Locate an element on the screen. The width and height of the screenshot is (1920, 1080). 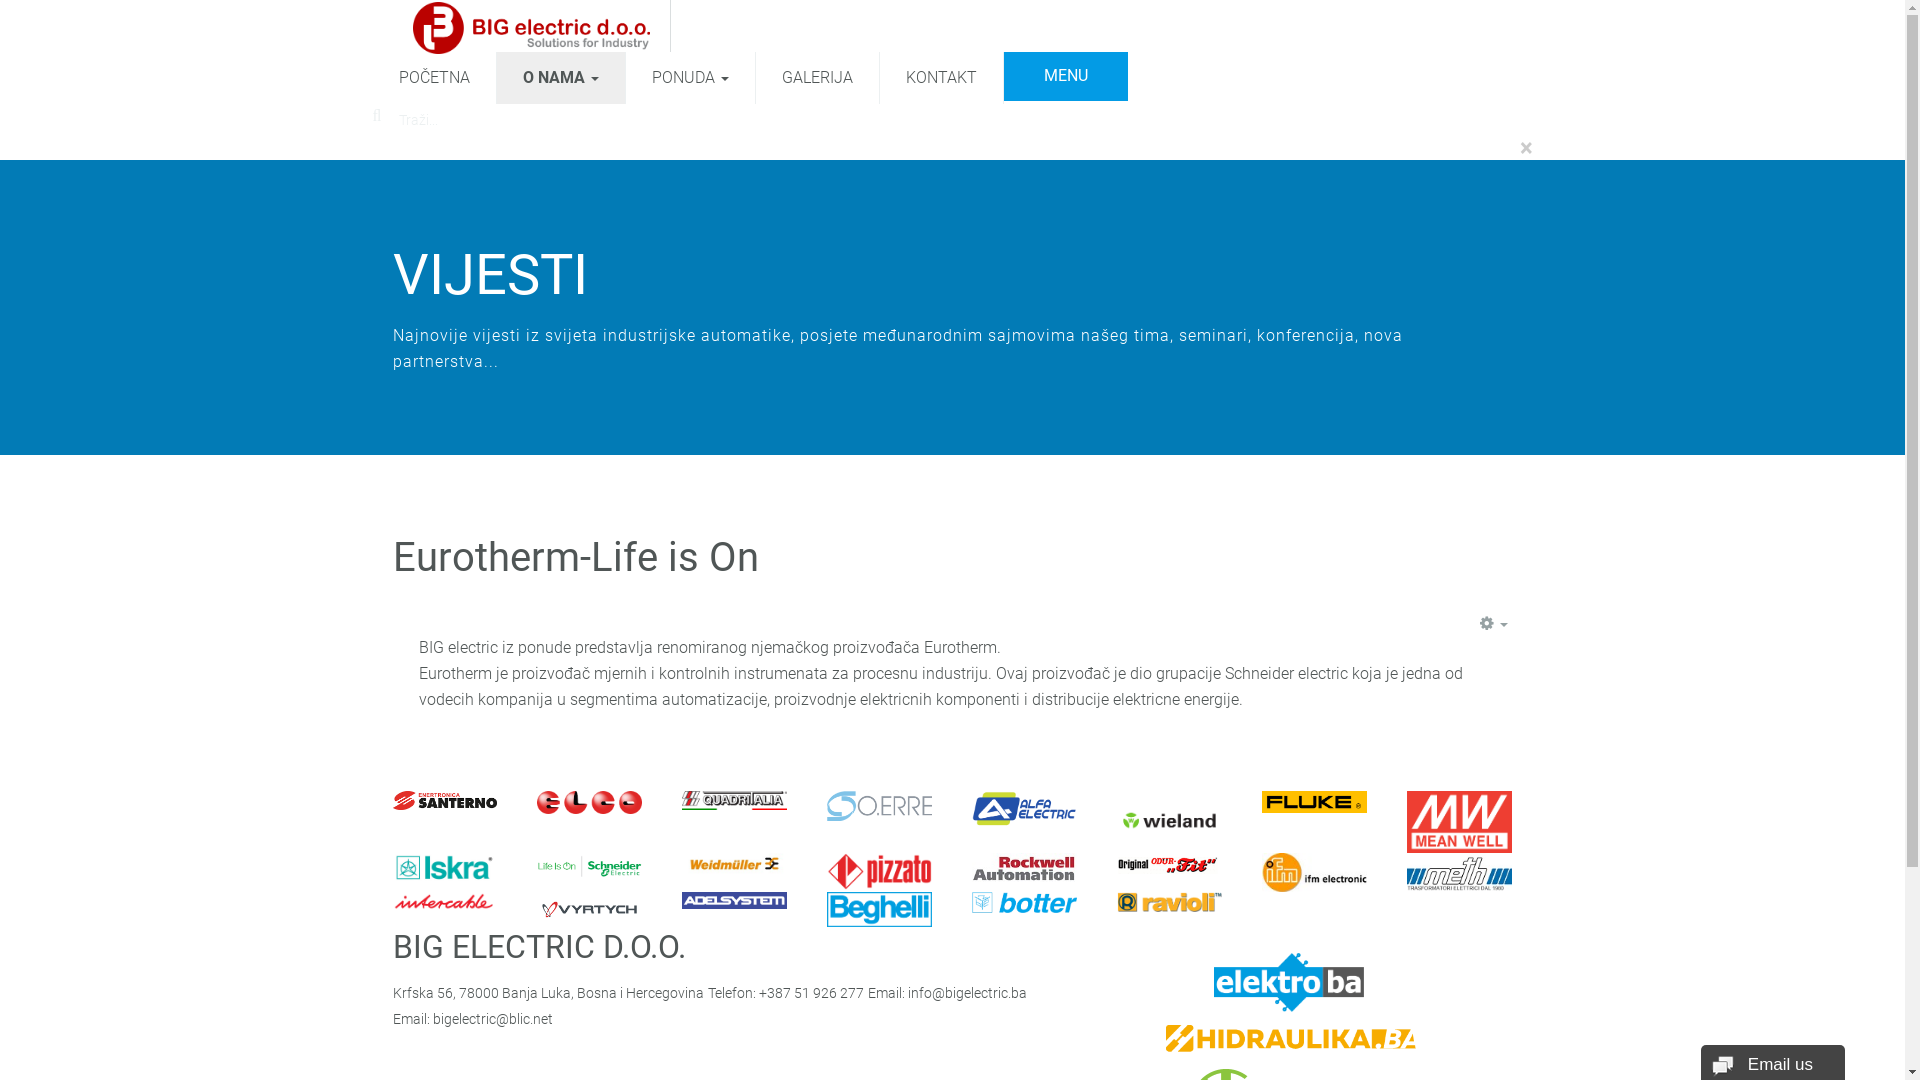
'Elettronica Santerno' is located at coordinates (443, 799).